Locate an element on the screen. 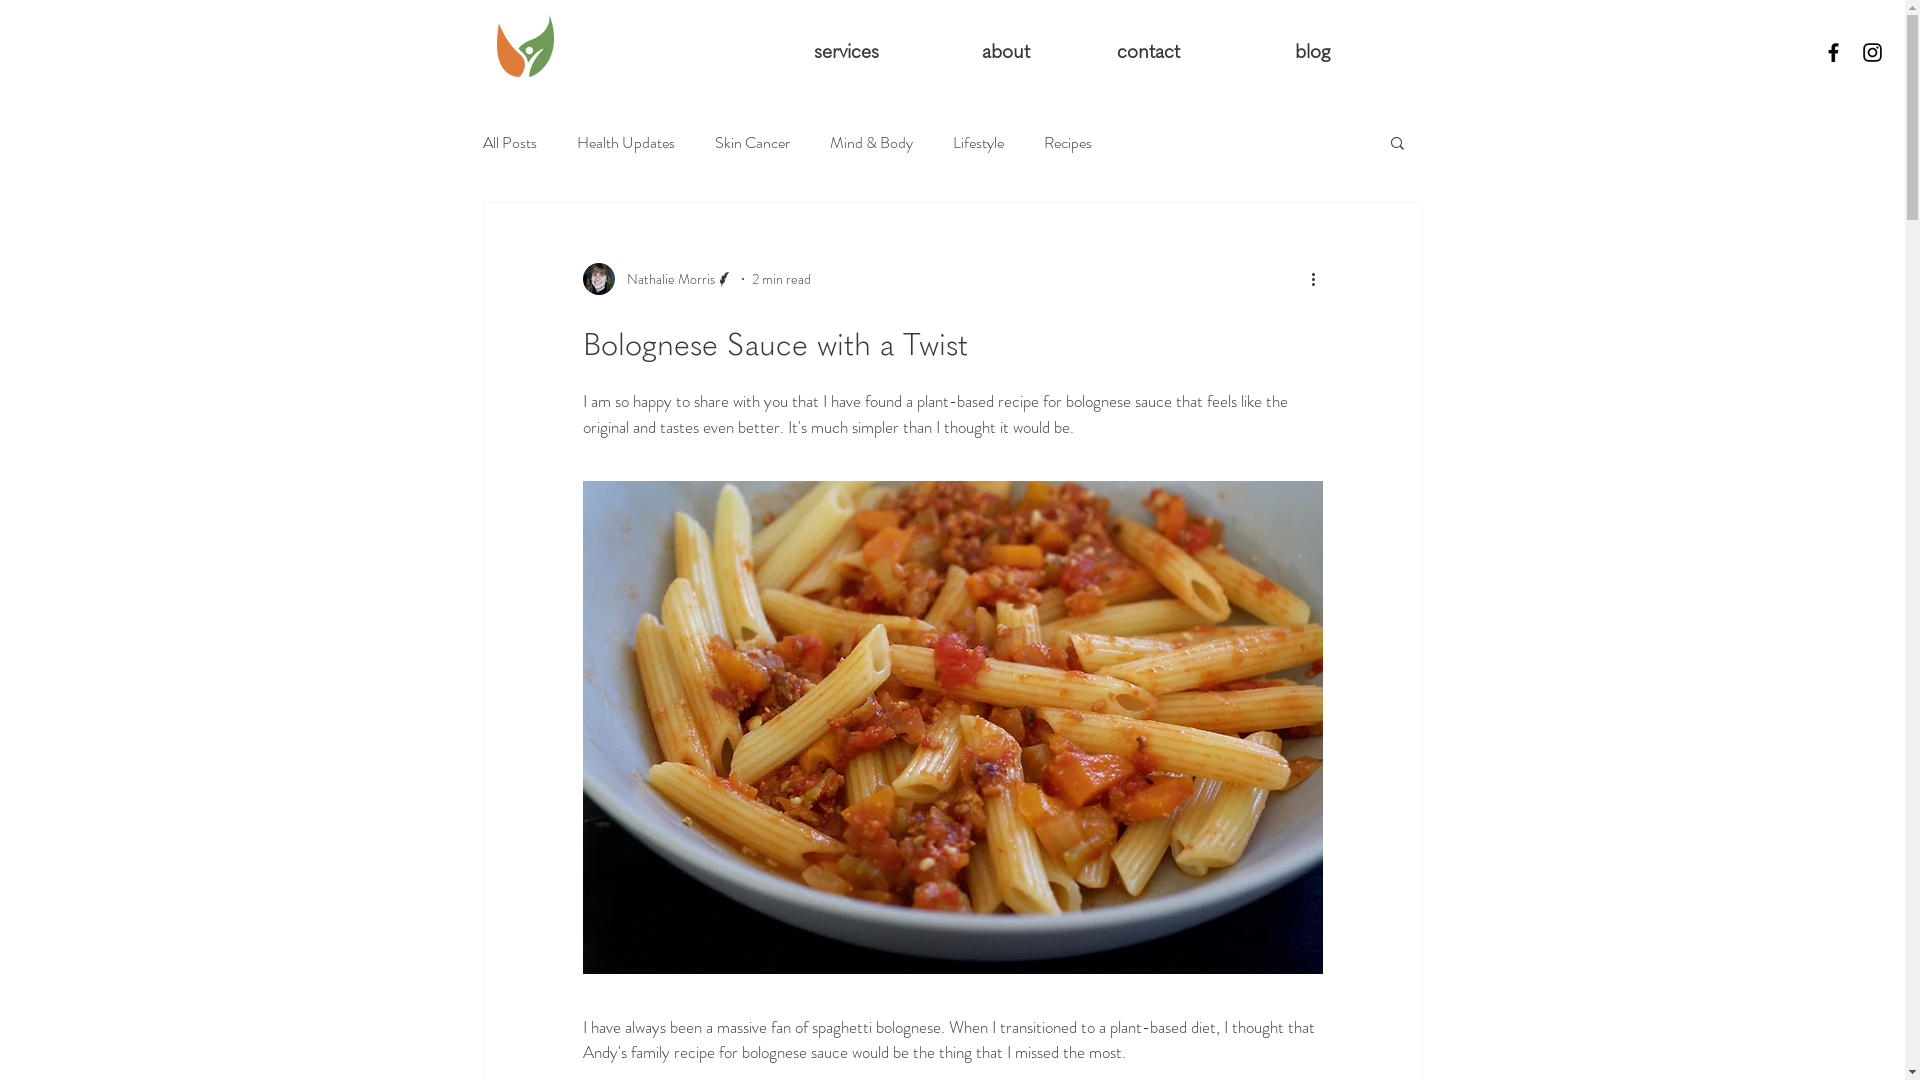  'Skin Cancer' is located at coordinates (750, 140).